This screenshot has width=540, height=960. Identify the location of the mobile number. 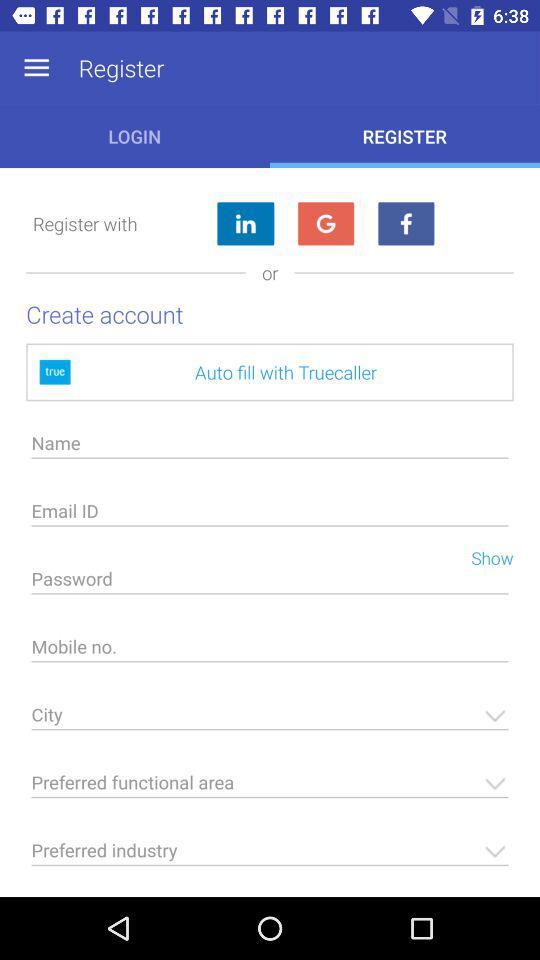
(270, 651).